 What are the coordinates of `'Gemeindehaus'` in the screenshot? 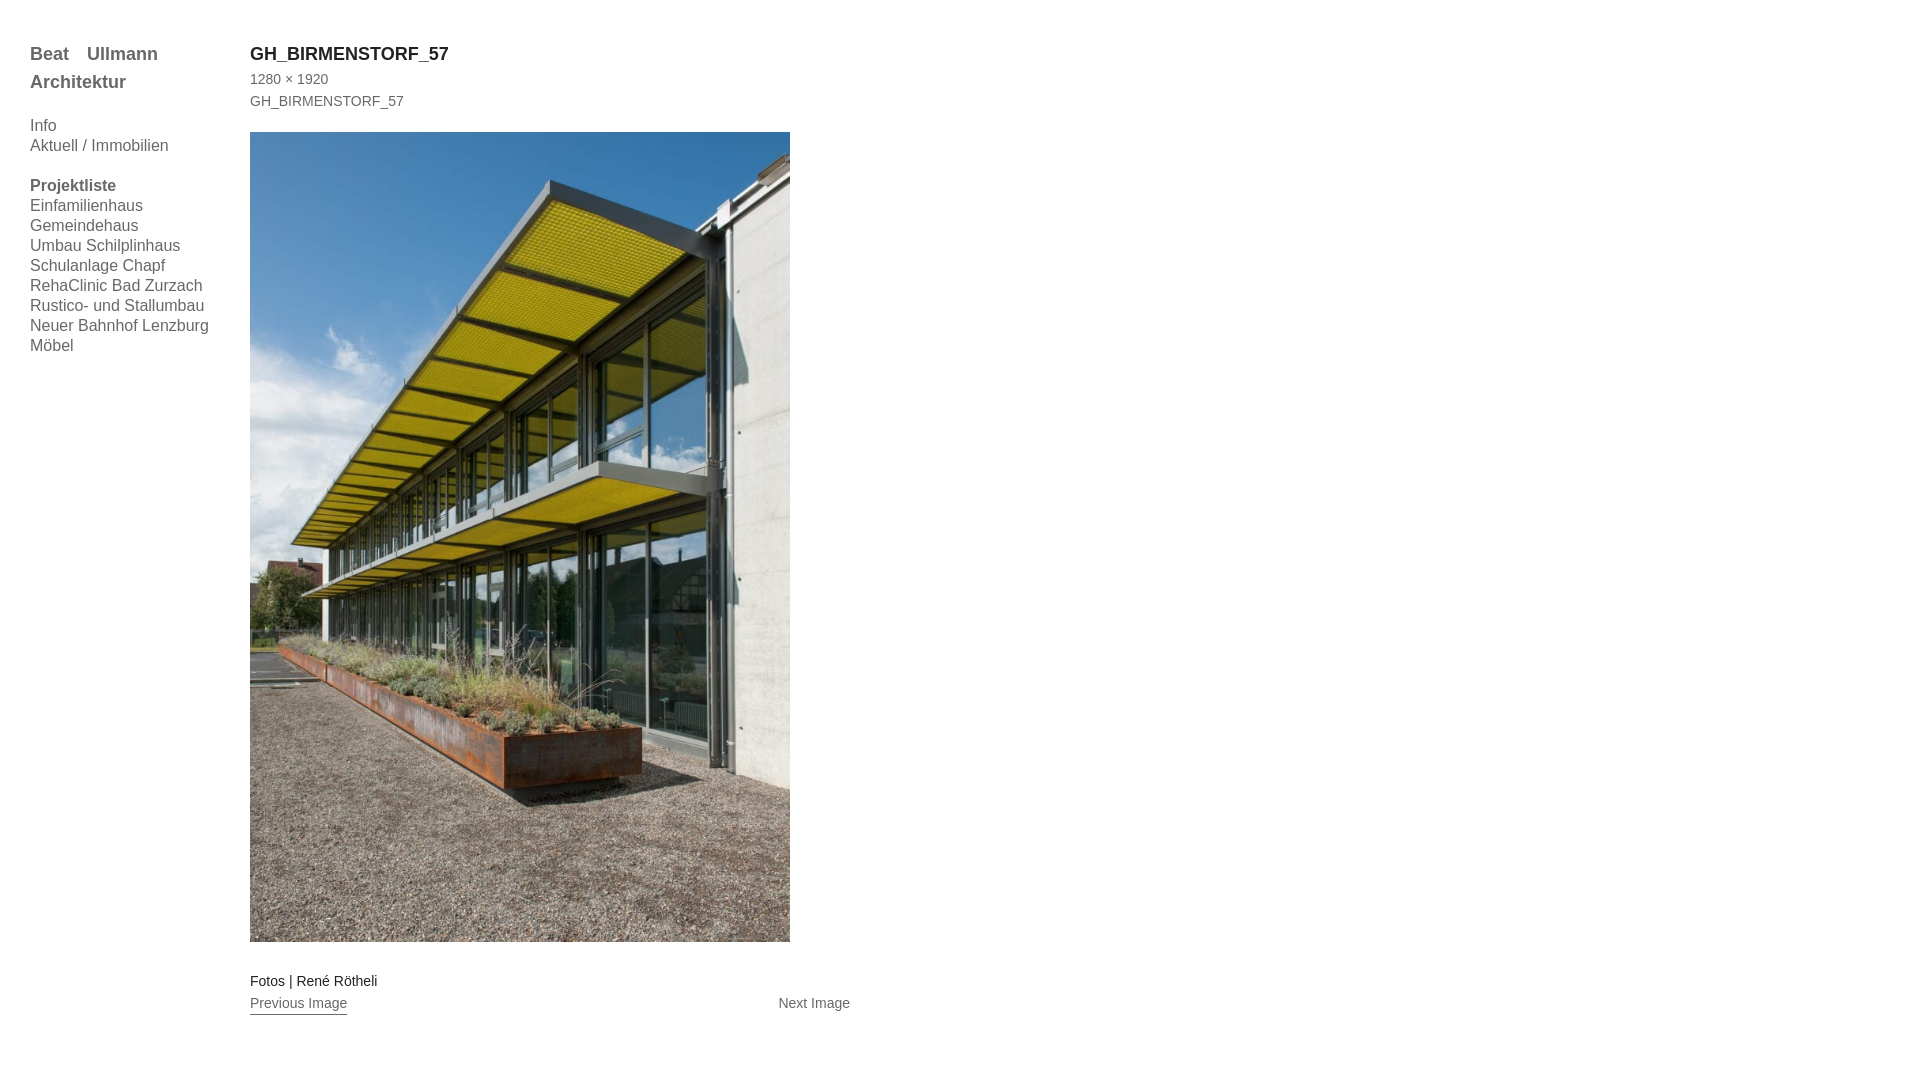 It's located at (83, 225).